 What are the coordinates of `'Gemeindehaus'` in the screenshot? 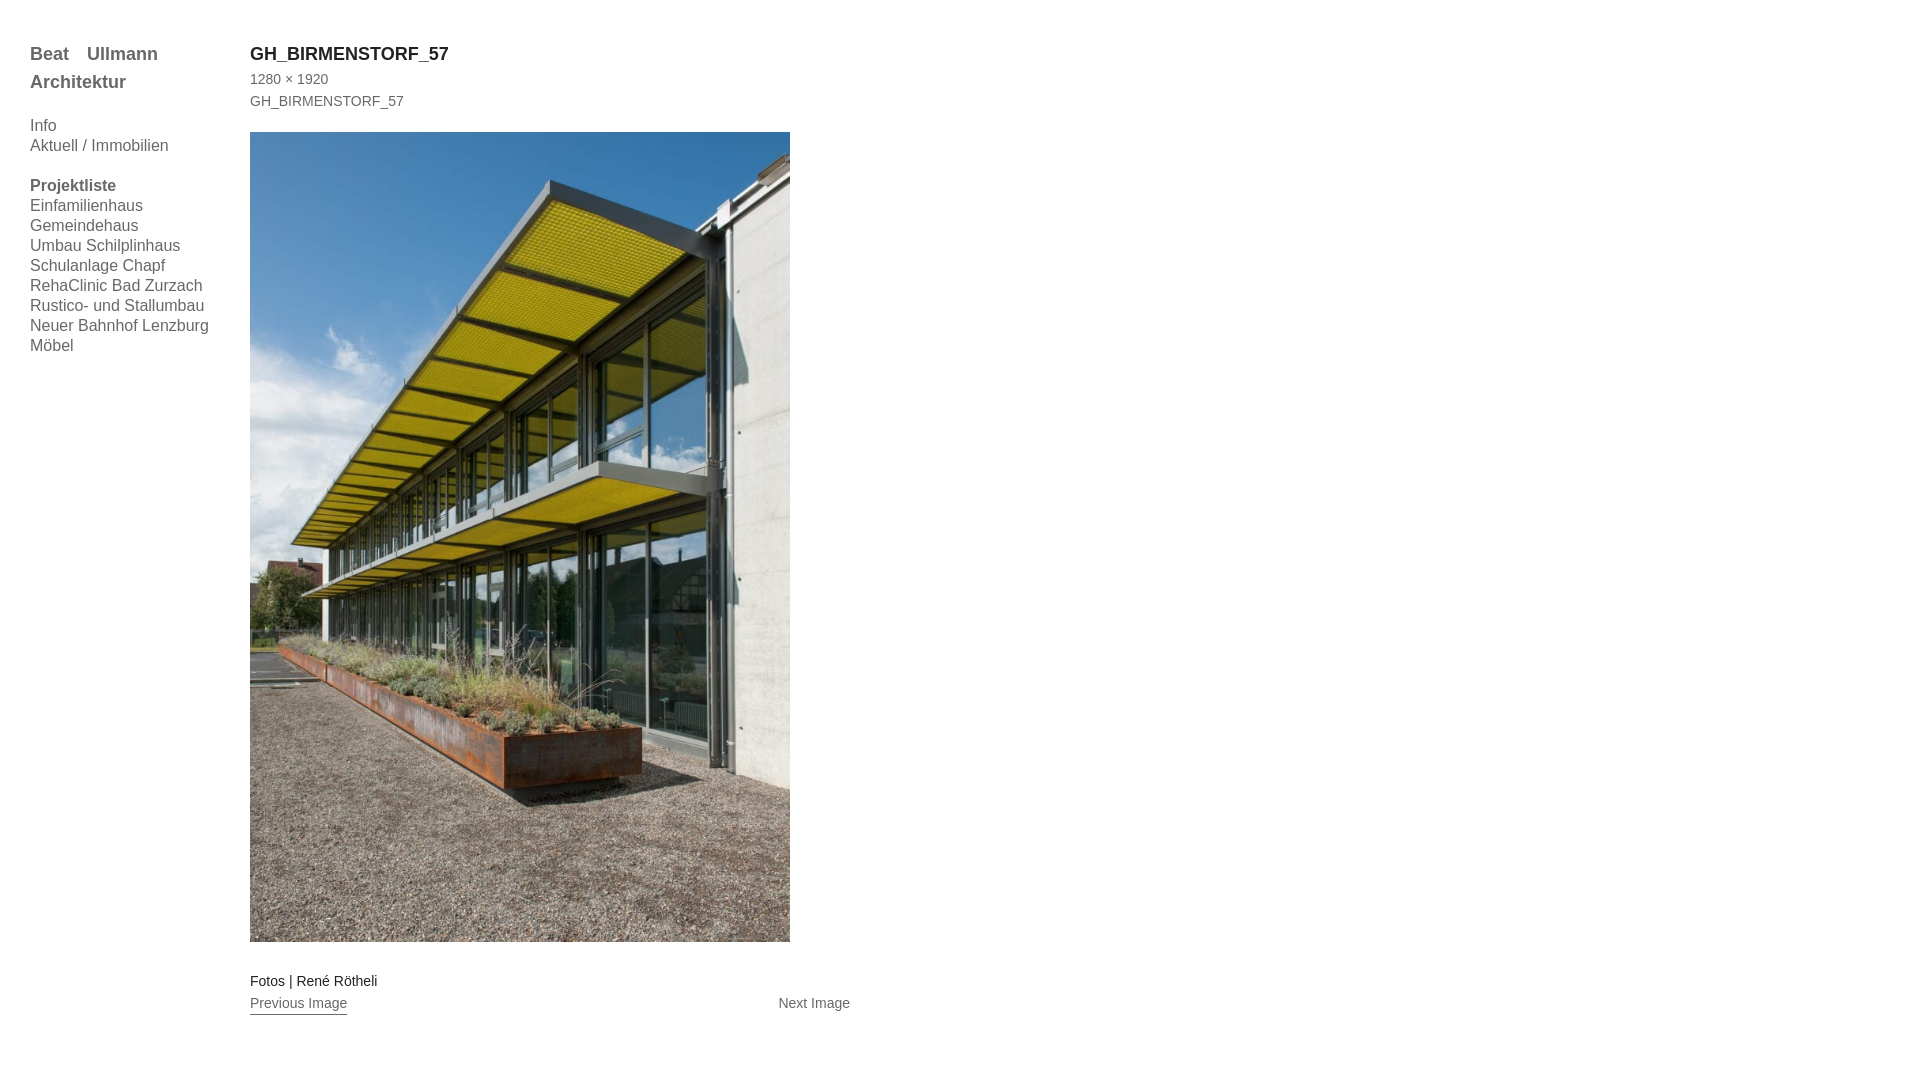 It's located at (83, 225).